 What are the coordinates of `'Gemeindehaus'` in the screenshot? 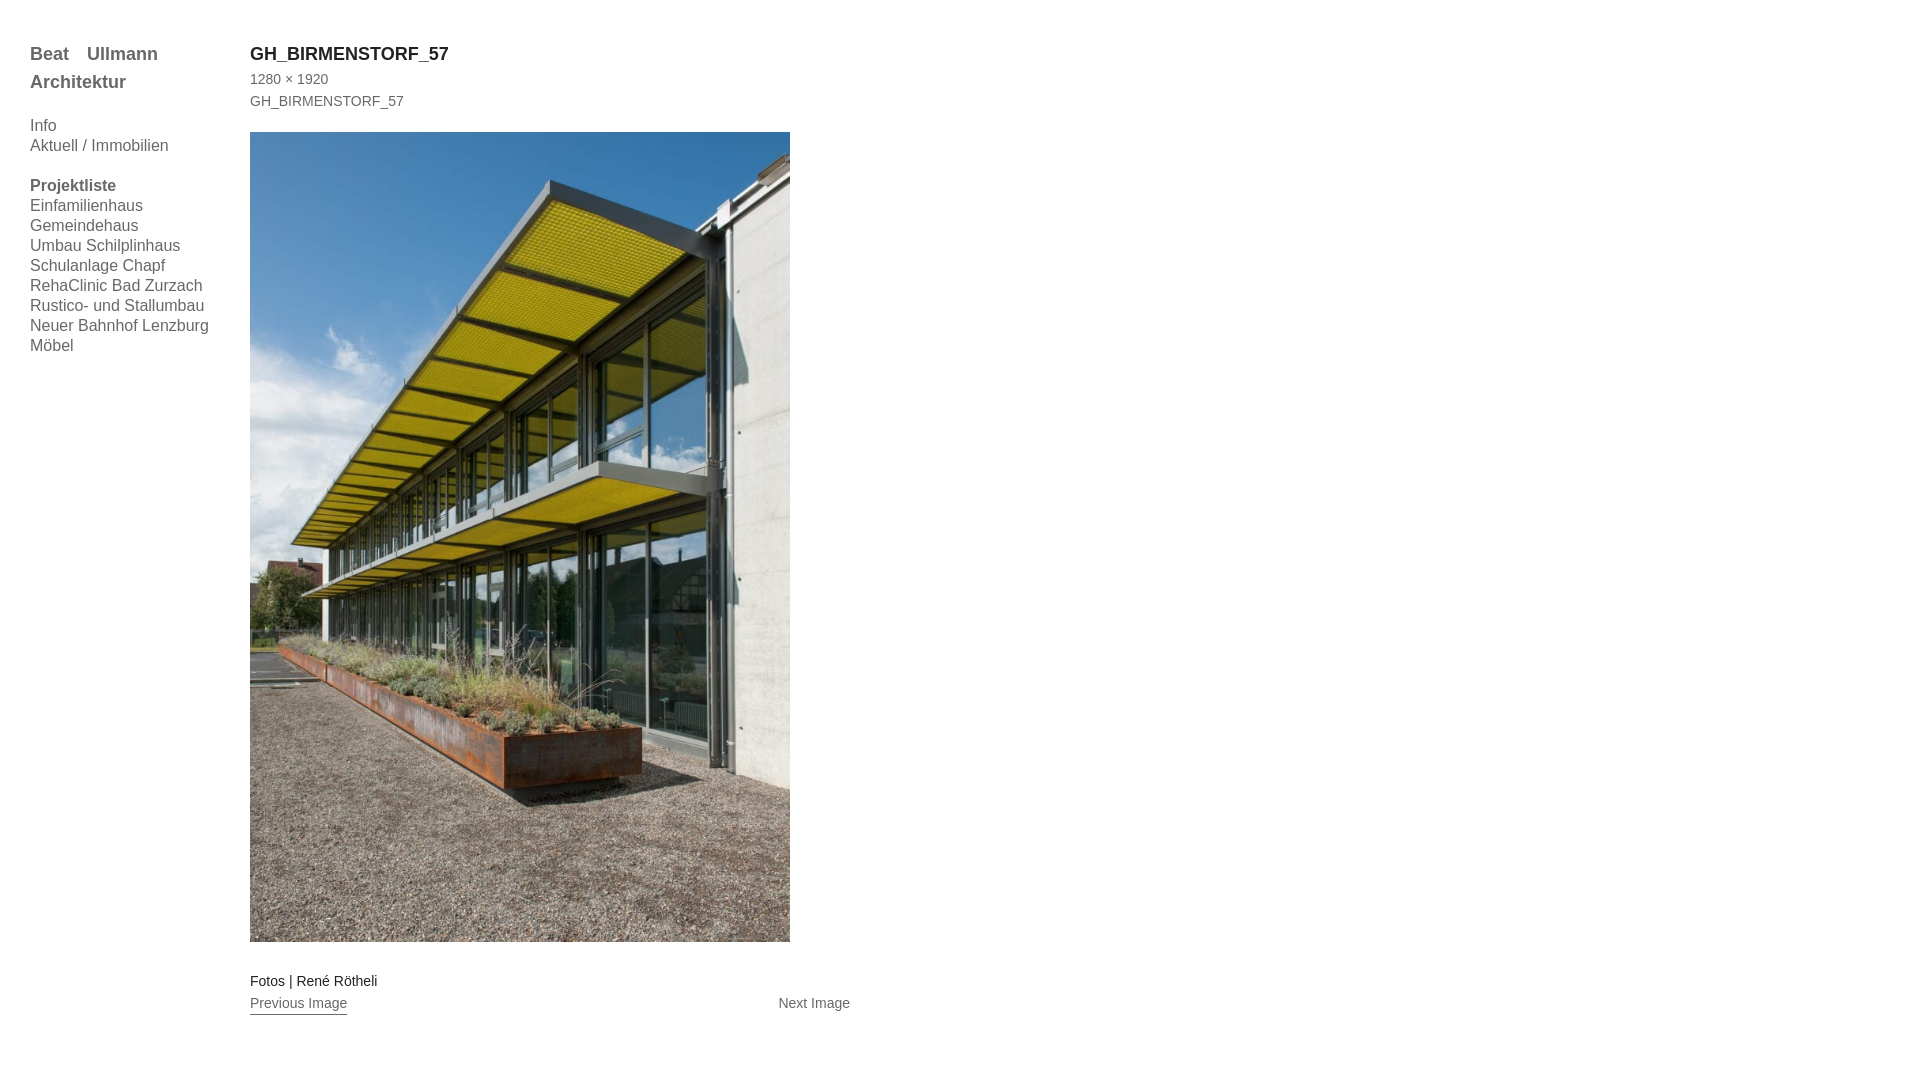 It's located at (83, 225).